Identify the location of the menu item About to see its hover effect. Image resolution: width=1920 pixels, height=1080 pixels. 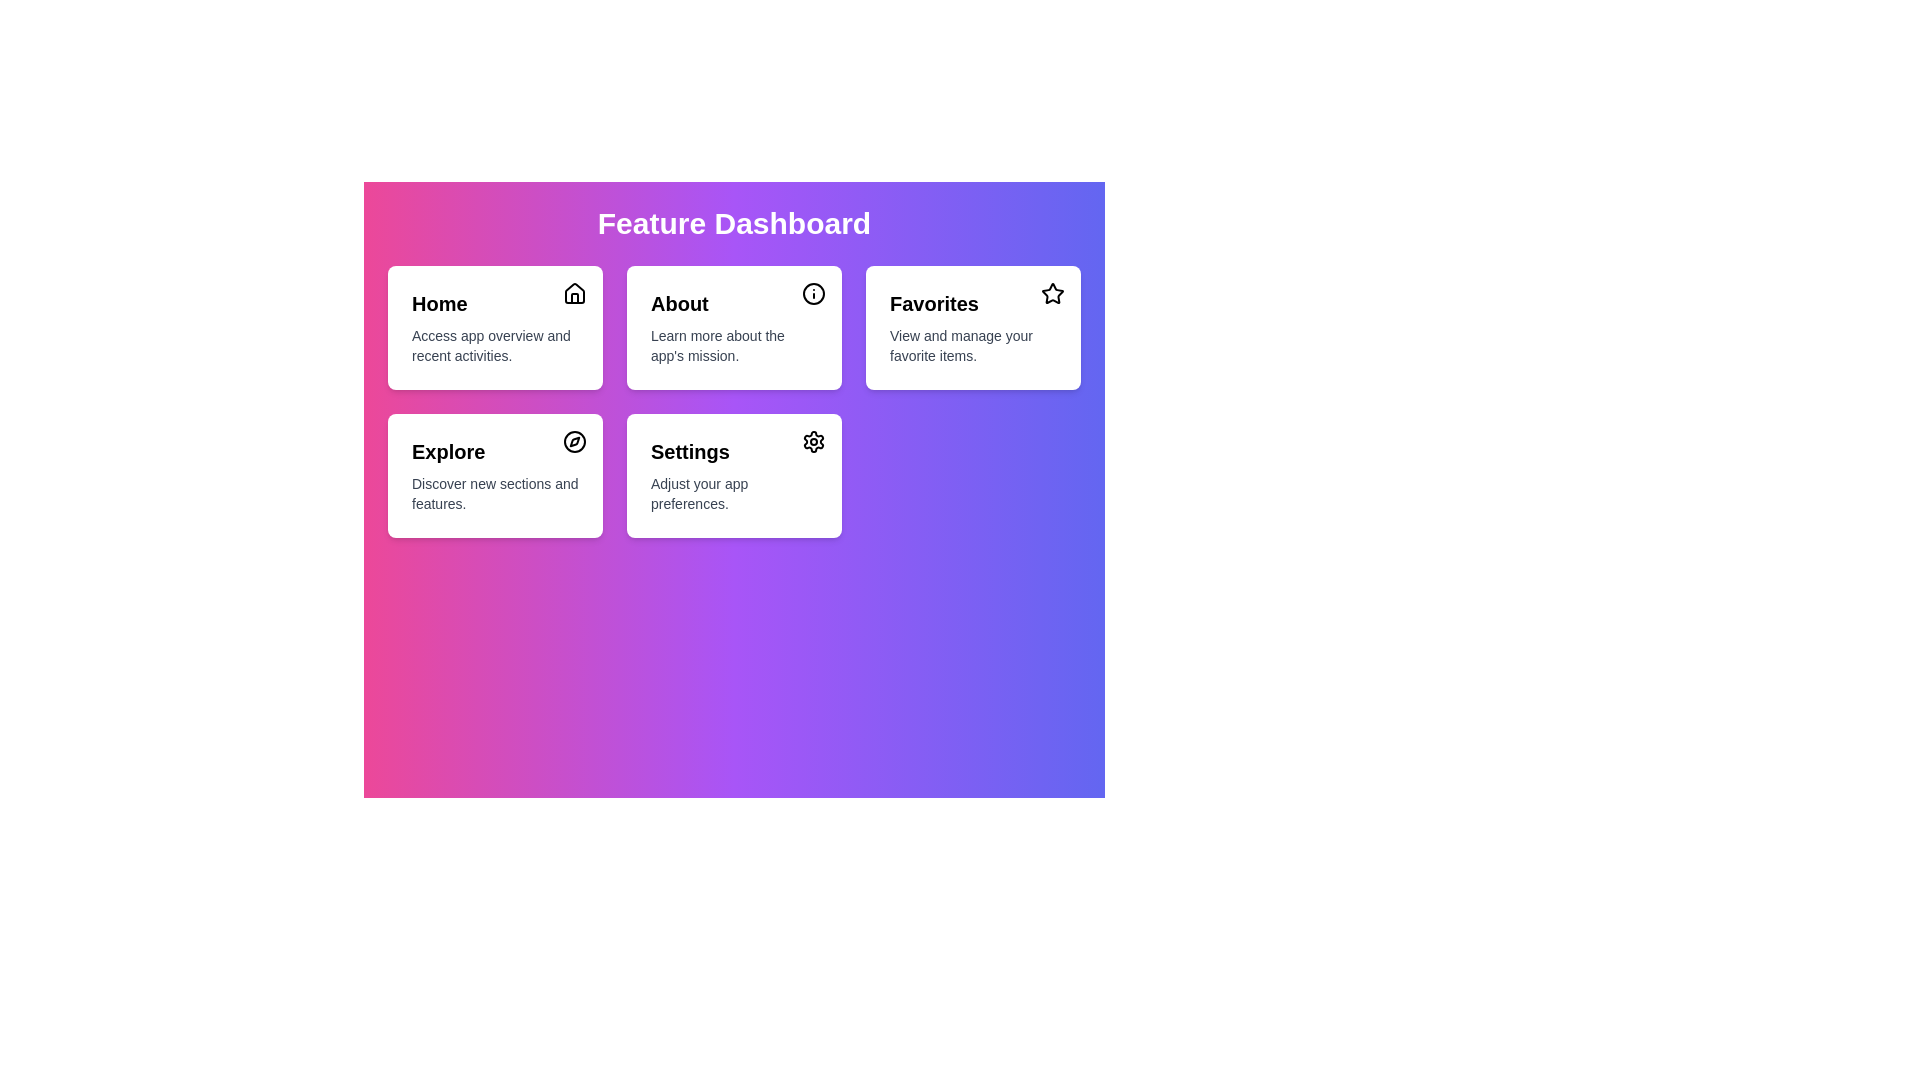
(733, 326).